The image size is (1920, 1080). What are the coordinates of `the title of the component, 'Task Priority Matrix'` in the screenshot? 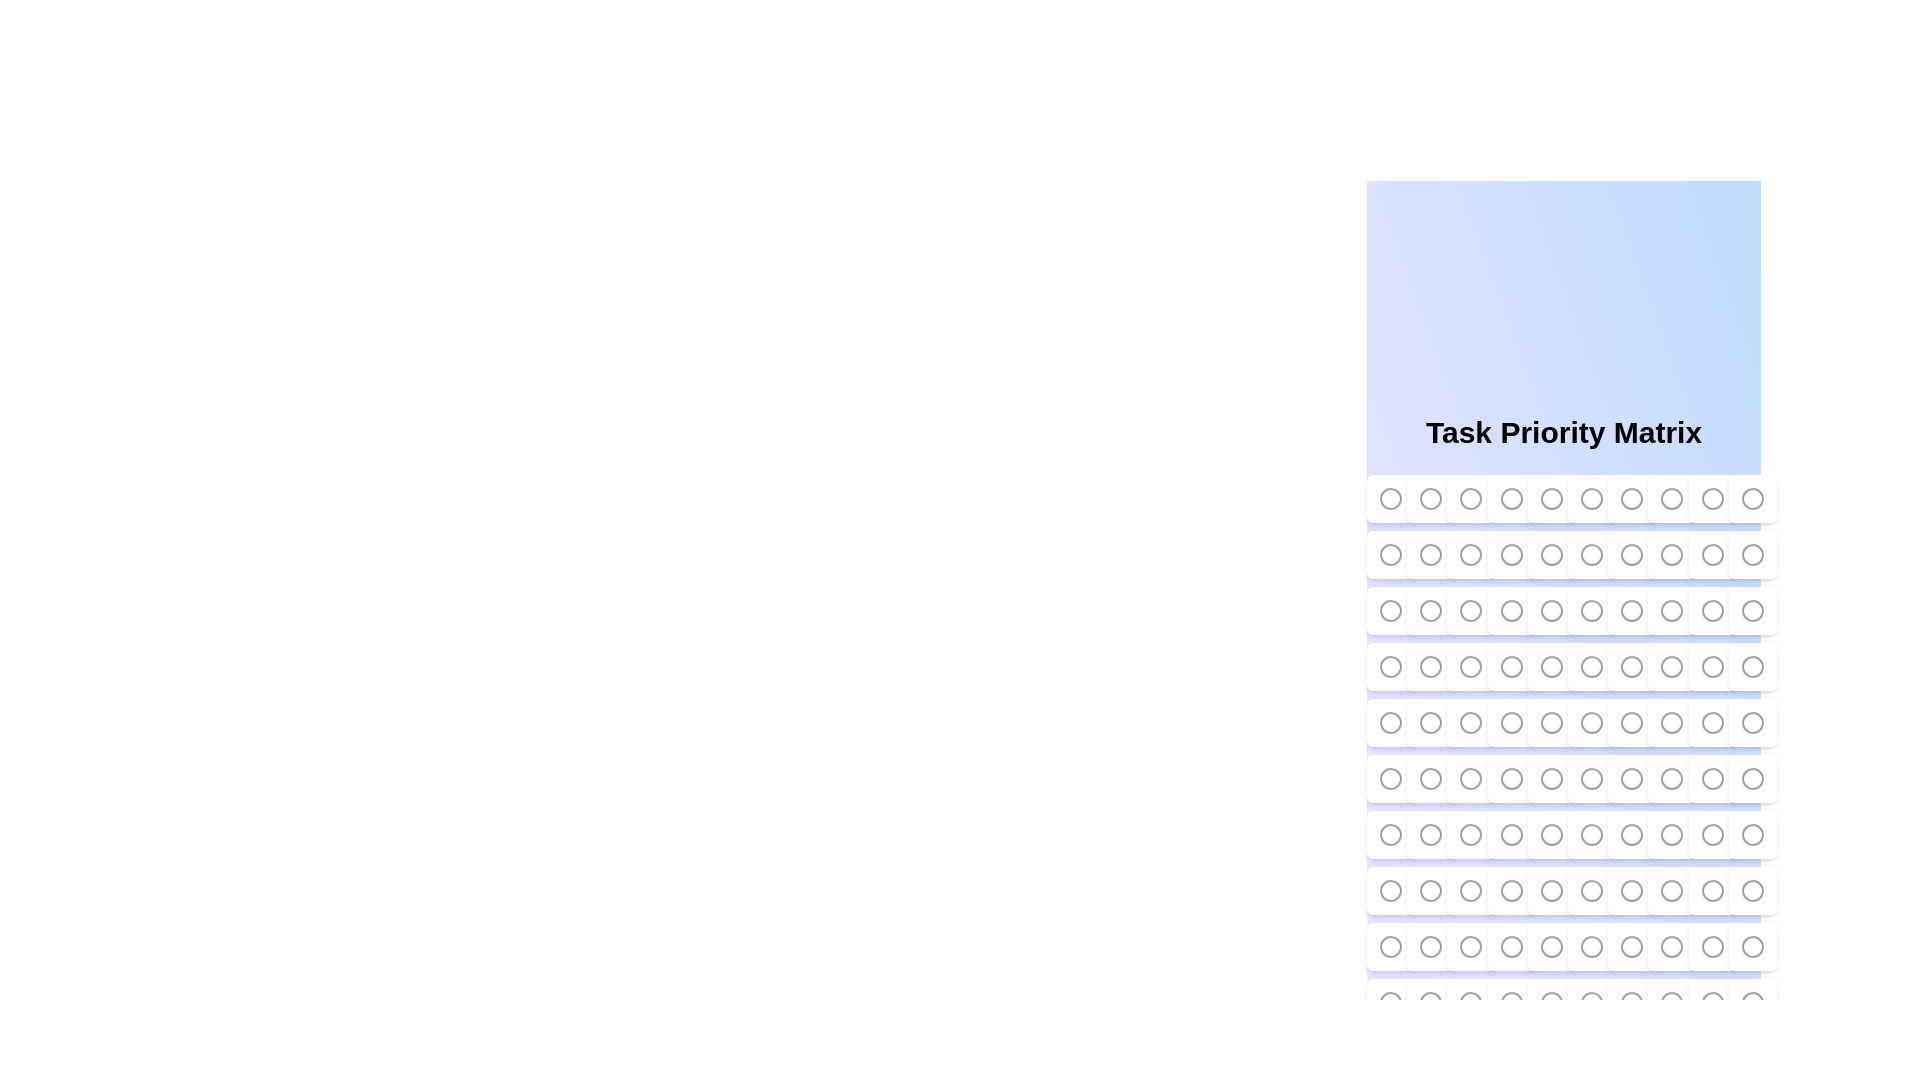 It's located at (1563, 431).